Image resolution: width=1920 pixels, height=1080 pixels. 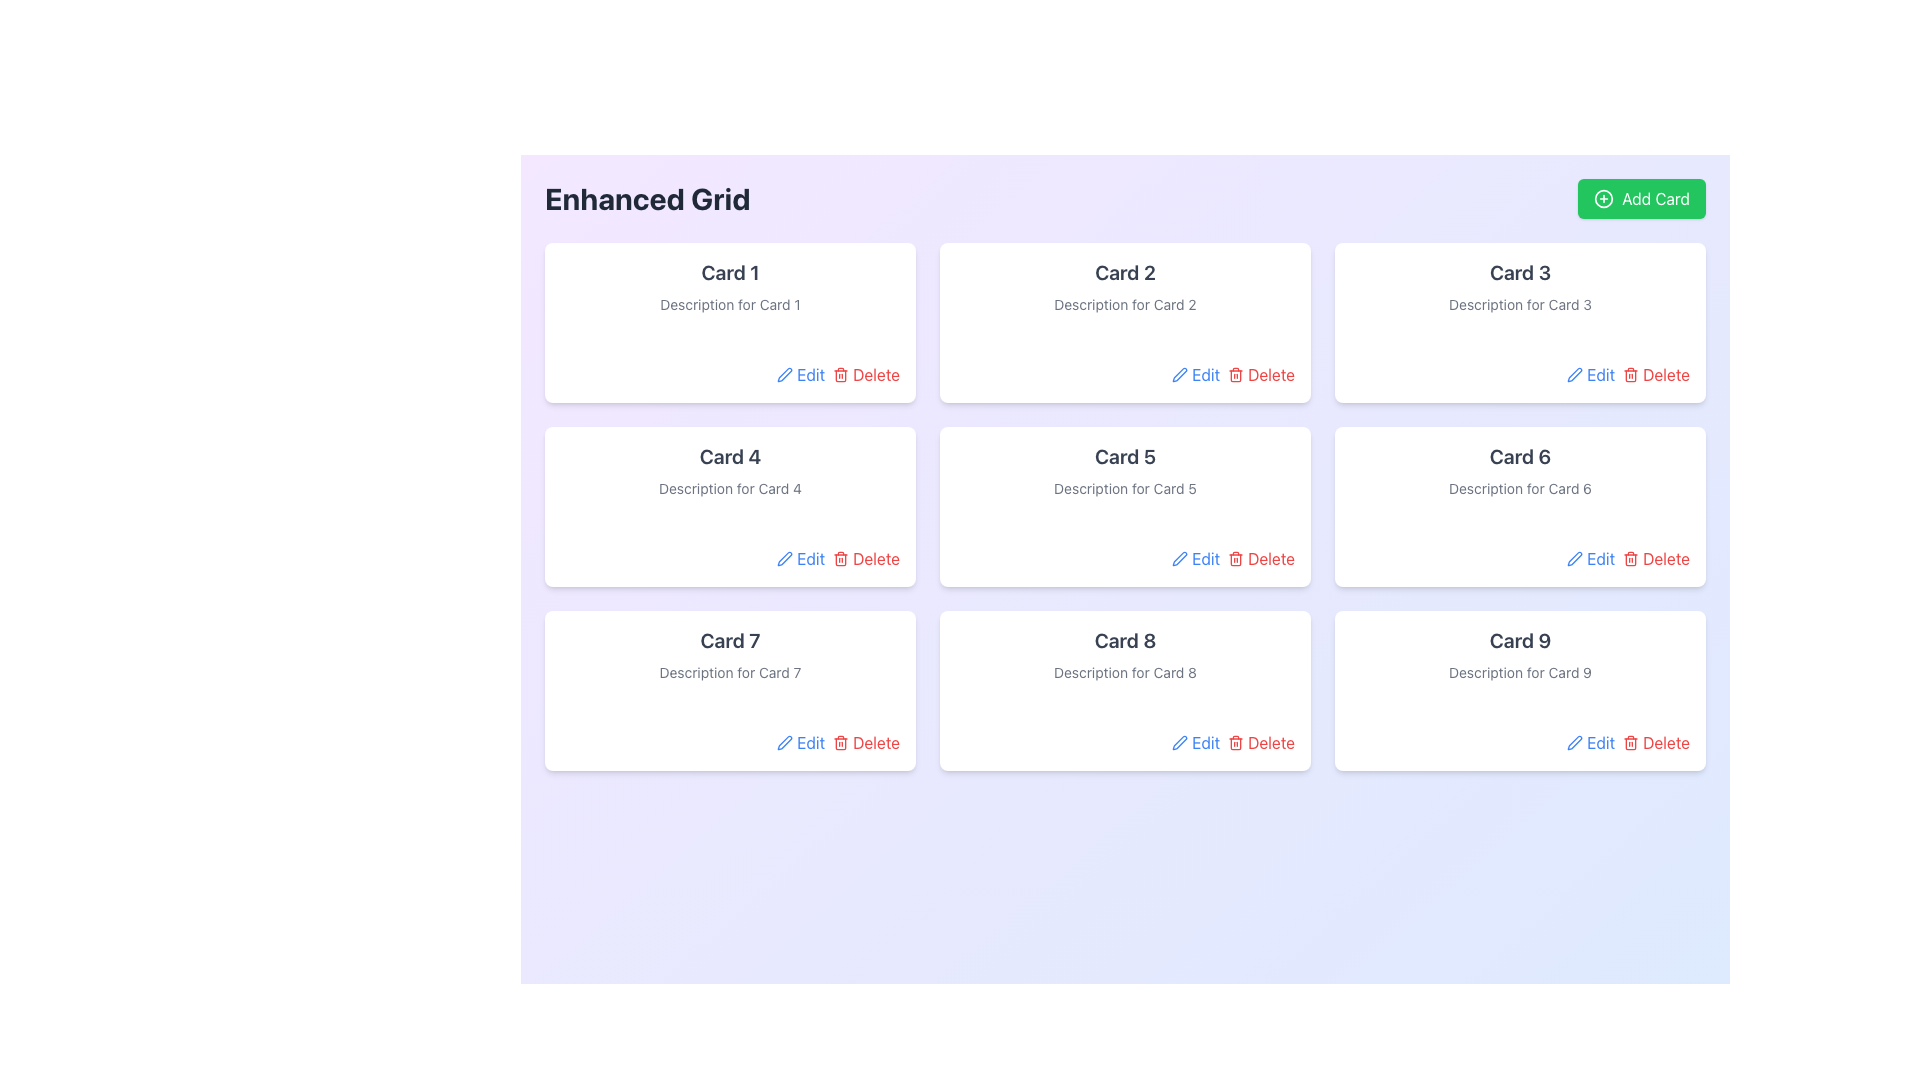 I want to click on the blue 'Edit' button with a pen icon located in the control section of 'Card 4', so click(x=801, y=559).